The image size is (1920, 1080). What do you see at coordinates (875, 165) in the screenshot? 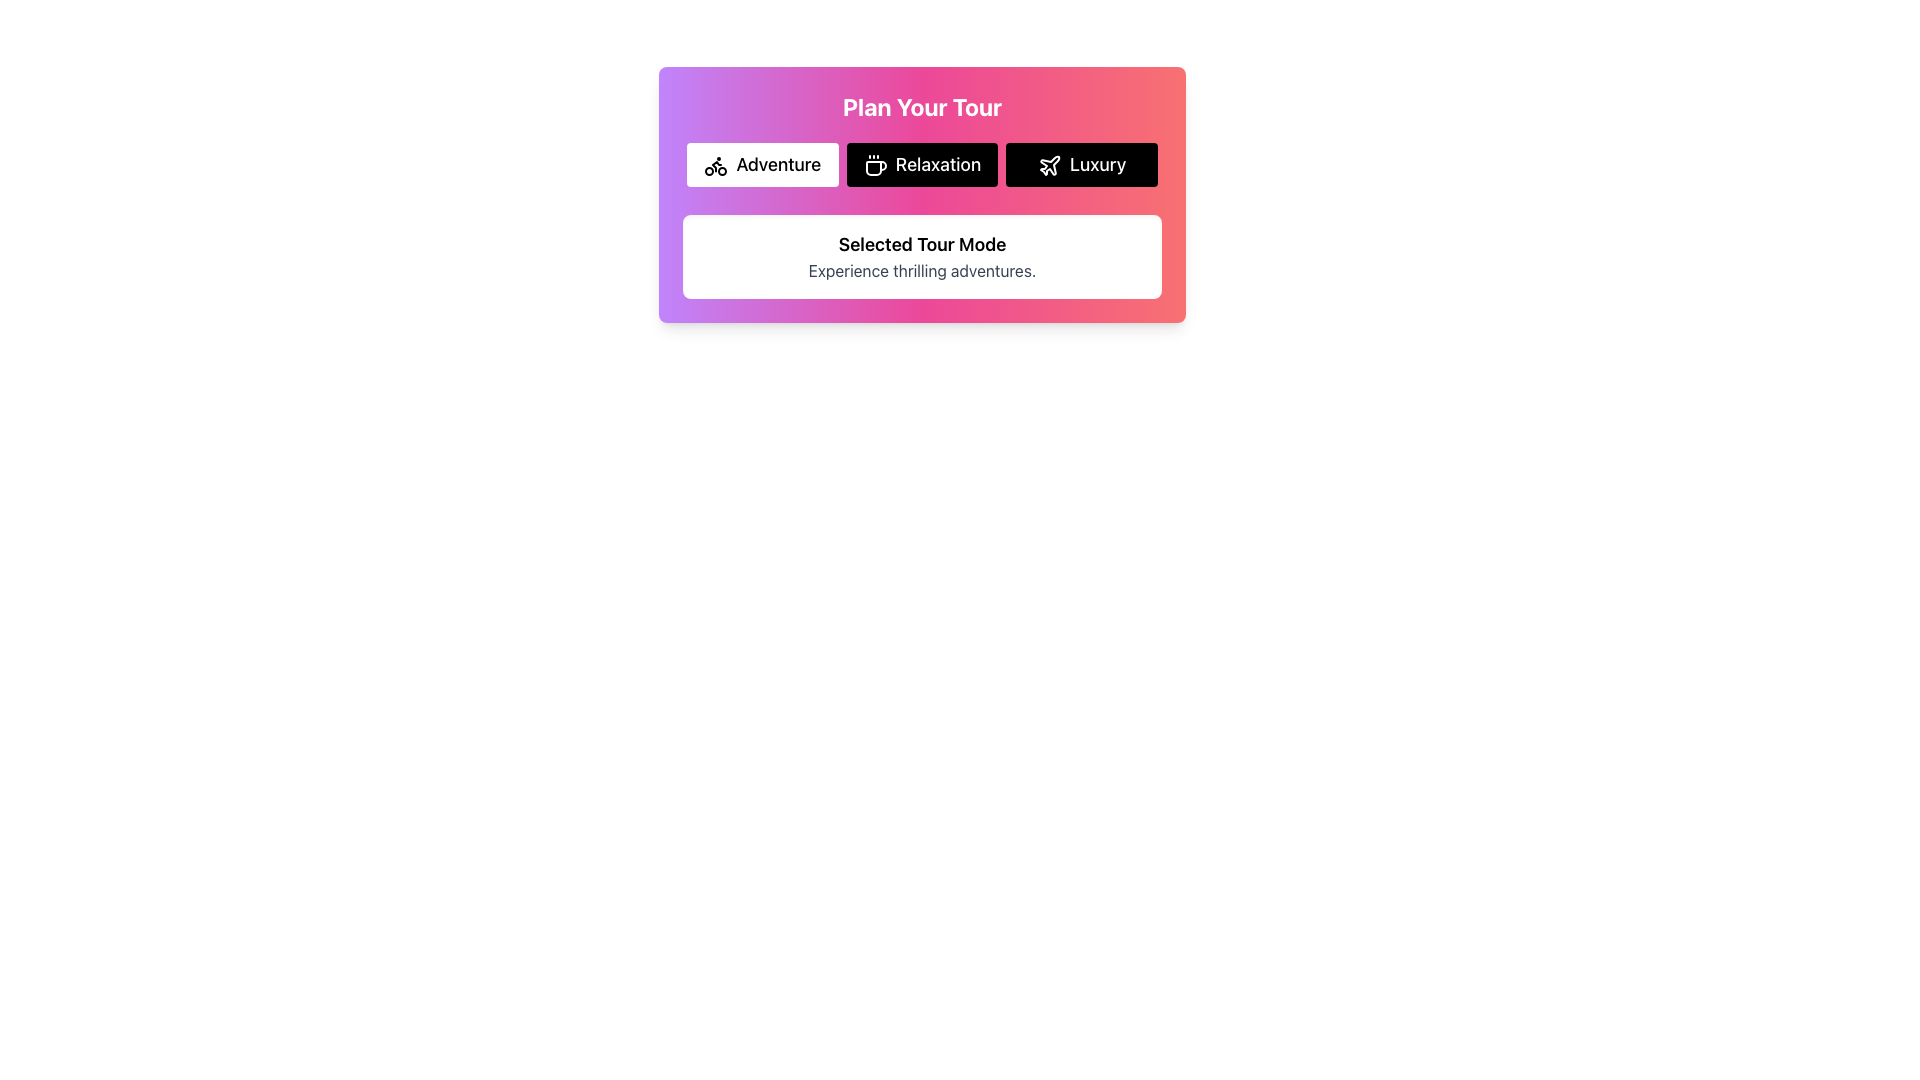
I see `the 'Relaxation' button which contains the coffee cup icon, located centrally under the 'Plan Your Tour' heading` at bounding box center [875, 165].